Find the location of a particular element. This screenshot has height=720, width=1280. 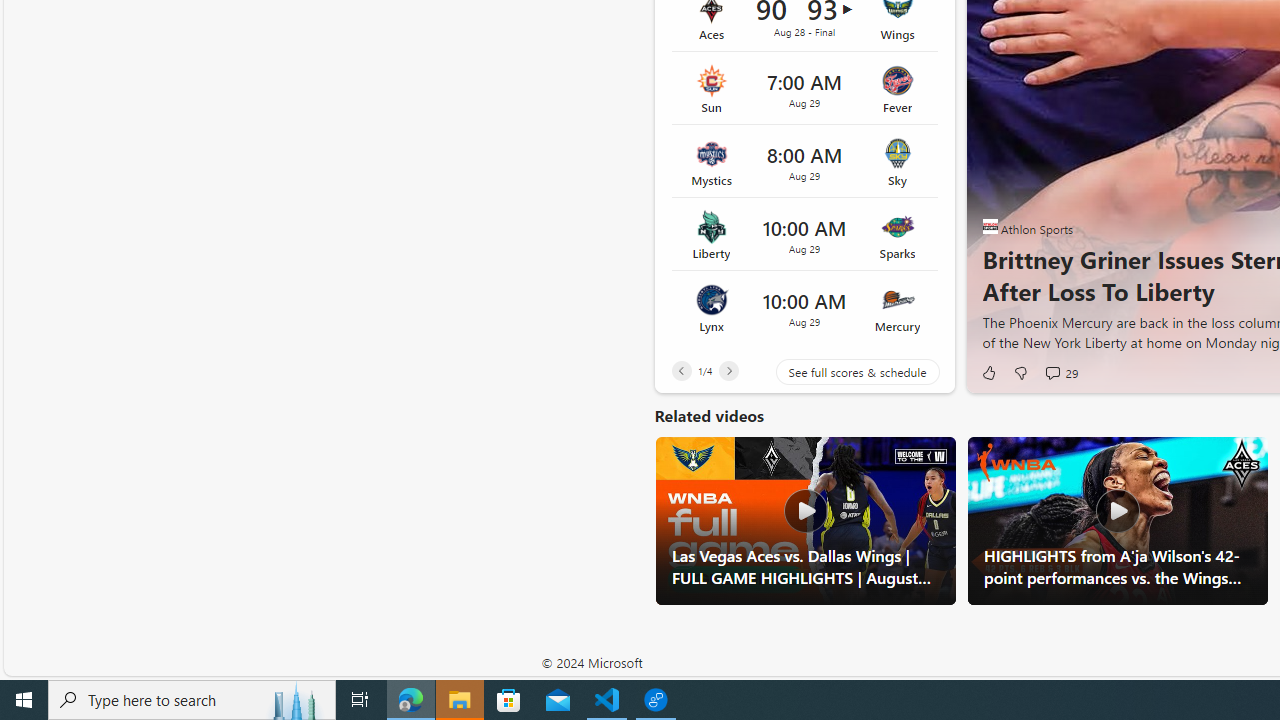

'View comments 29 Comment' is located at coordinates (1060, 372).